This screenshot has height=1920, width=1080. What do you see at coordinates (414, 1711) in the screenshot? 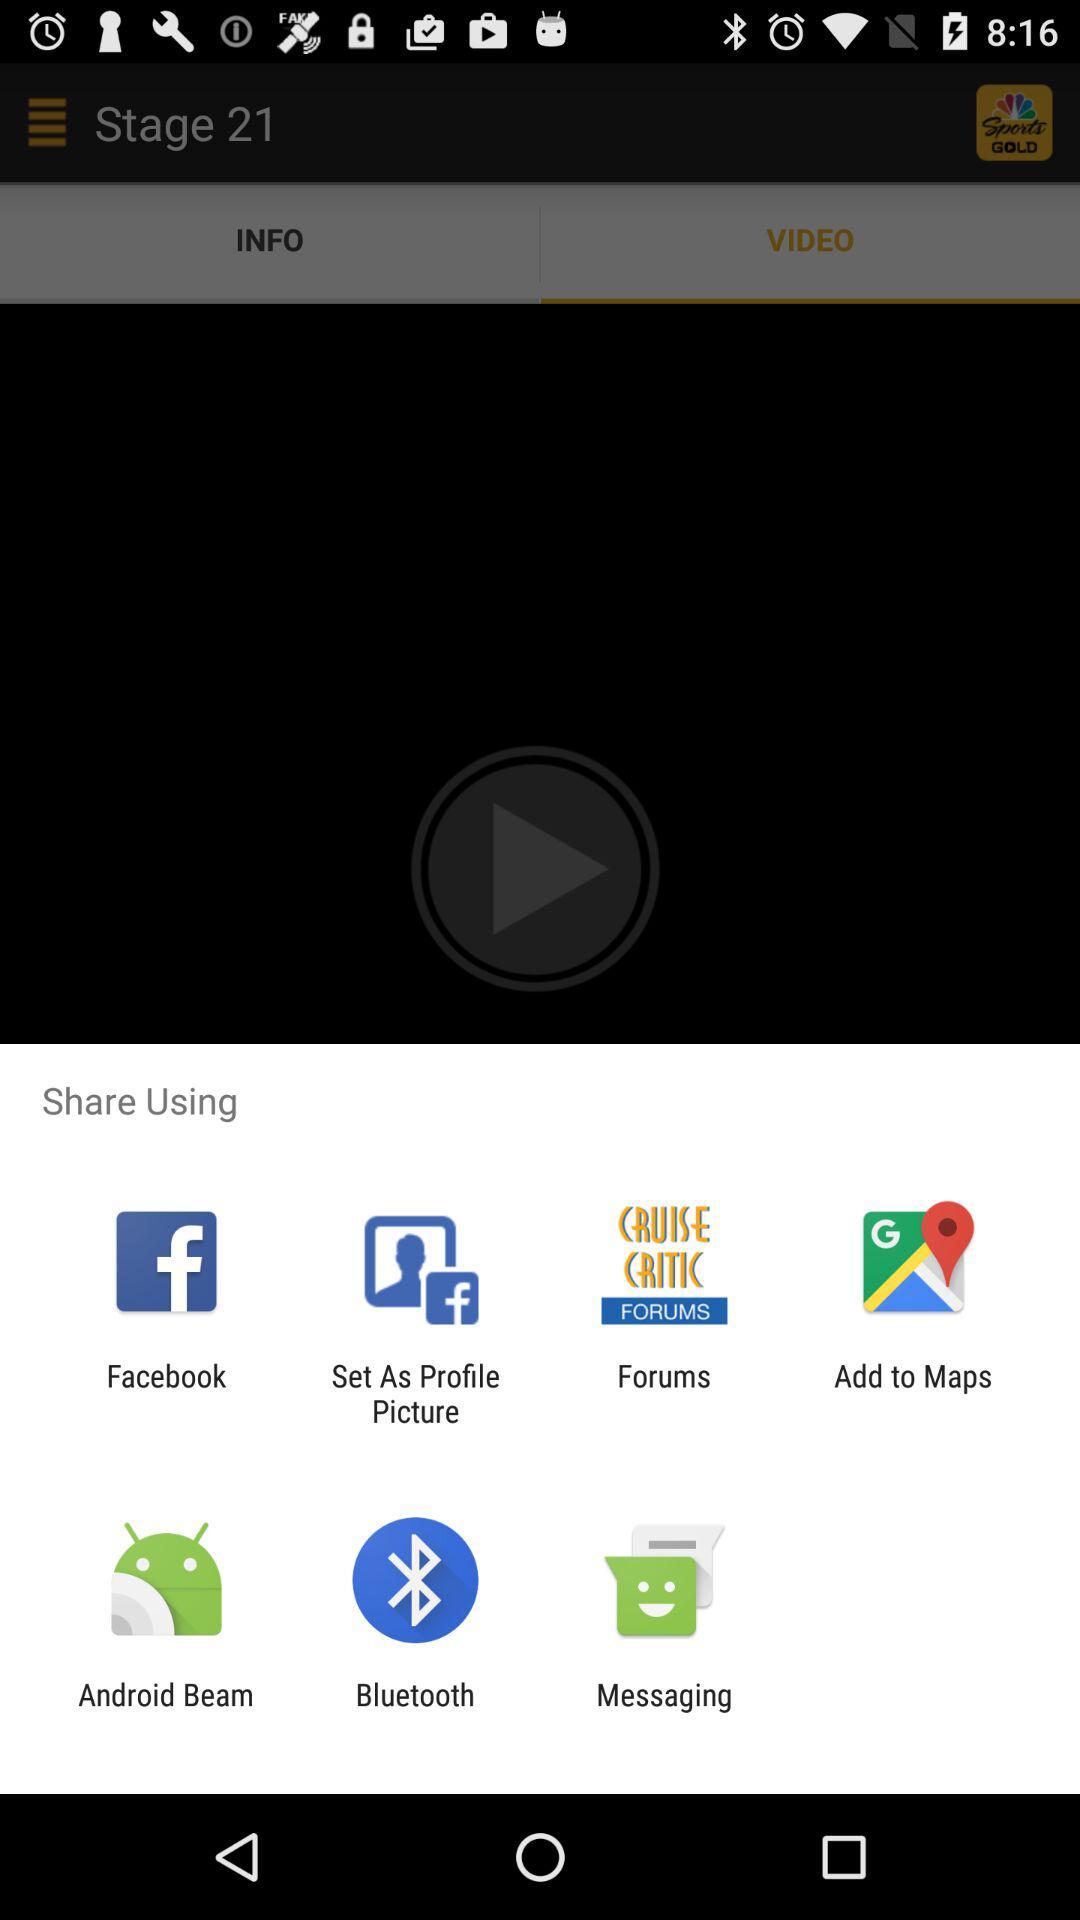
I see `the bluetooth icon` at bounding box center [414, 1711].